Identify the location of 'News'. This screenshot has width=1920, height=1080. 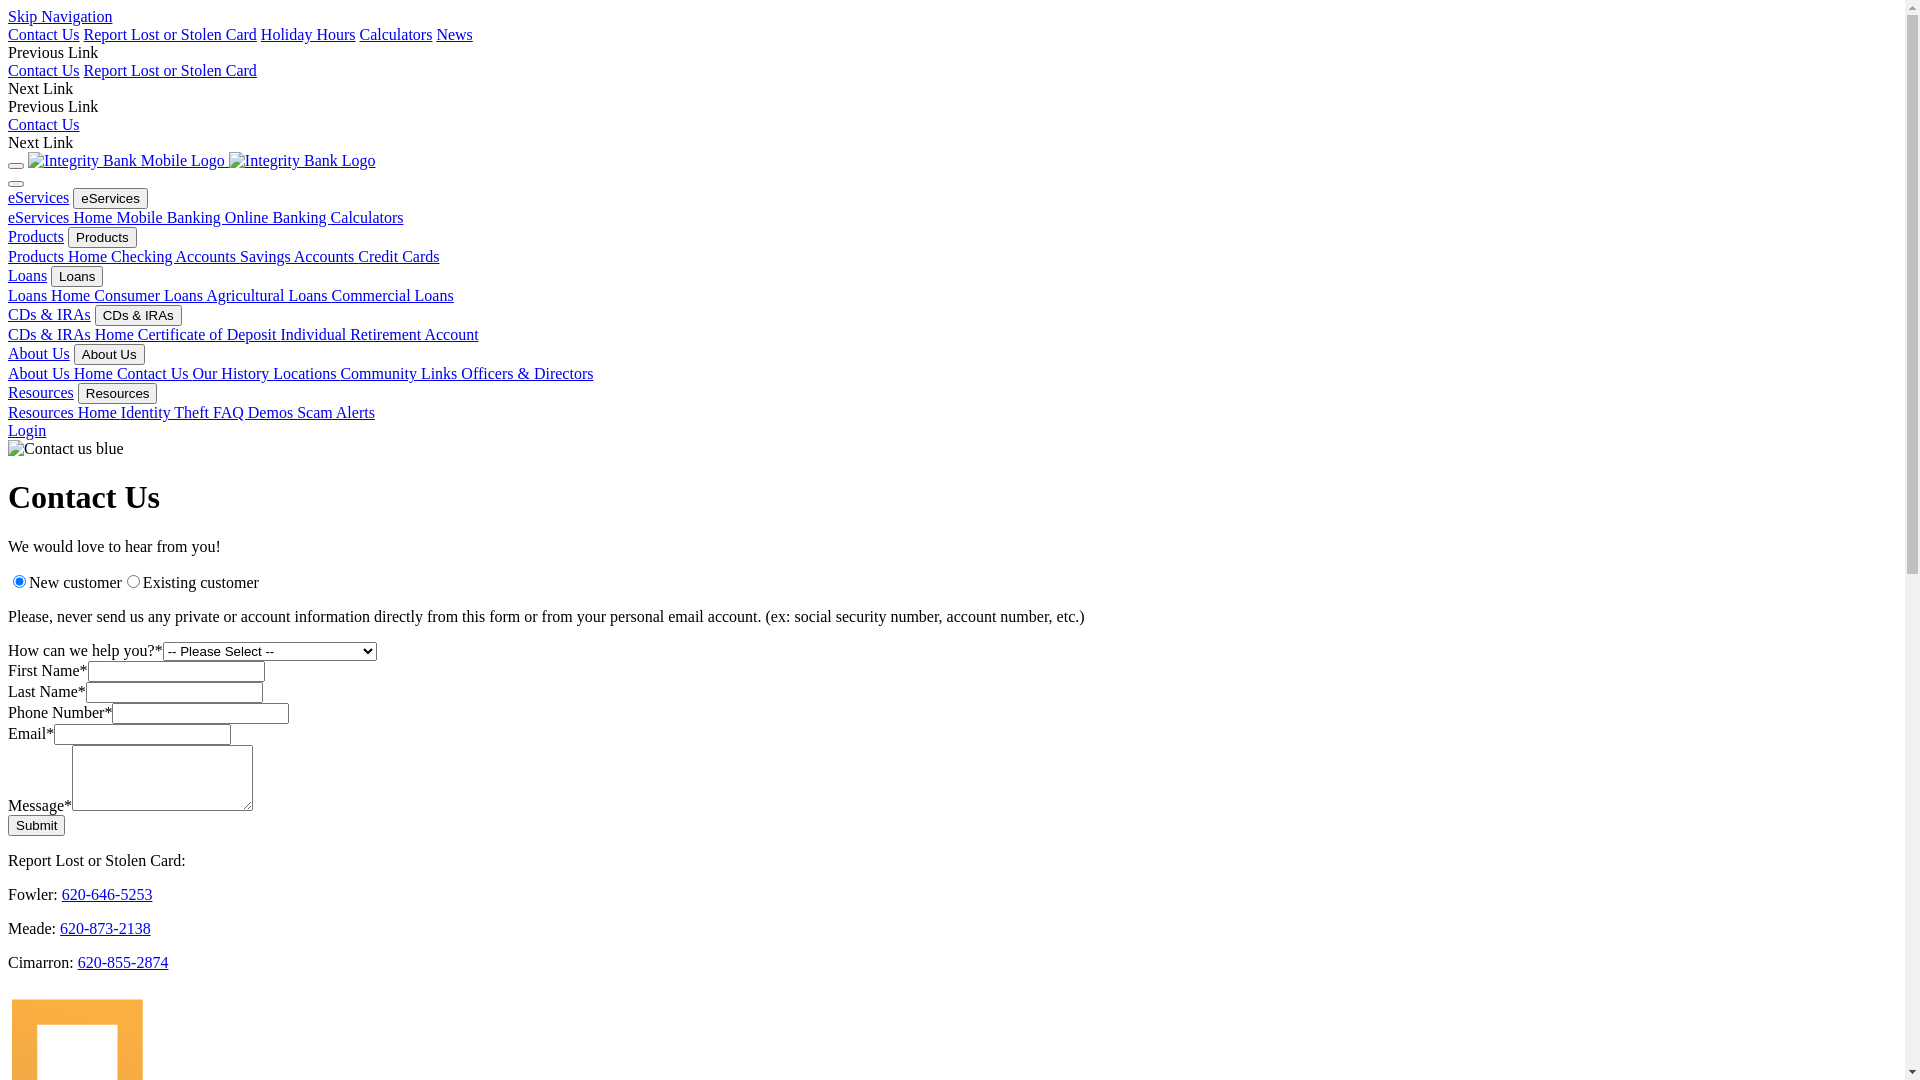
(435, 34).